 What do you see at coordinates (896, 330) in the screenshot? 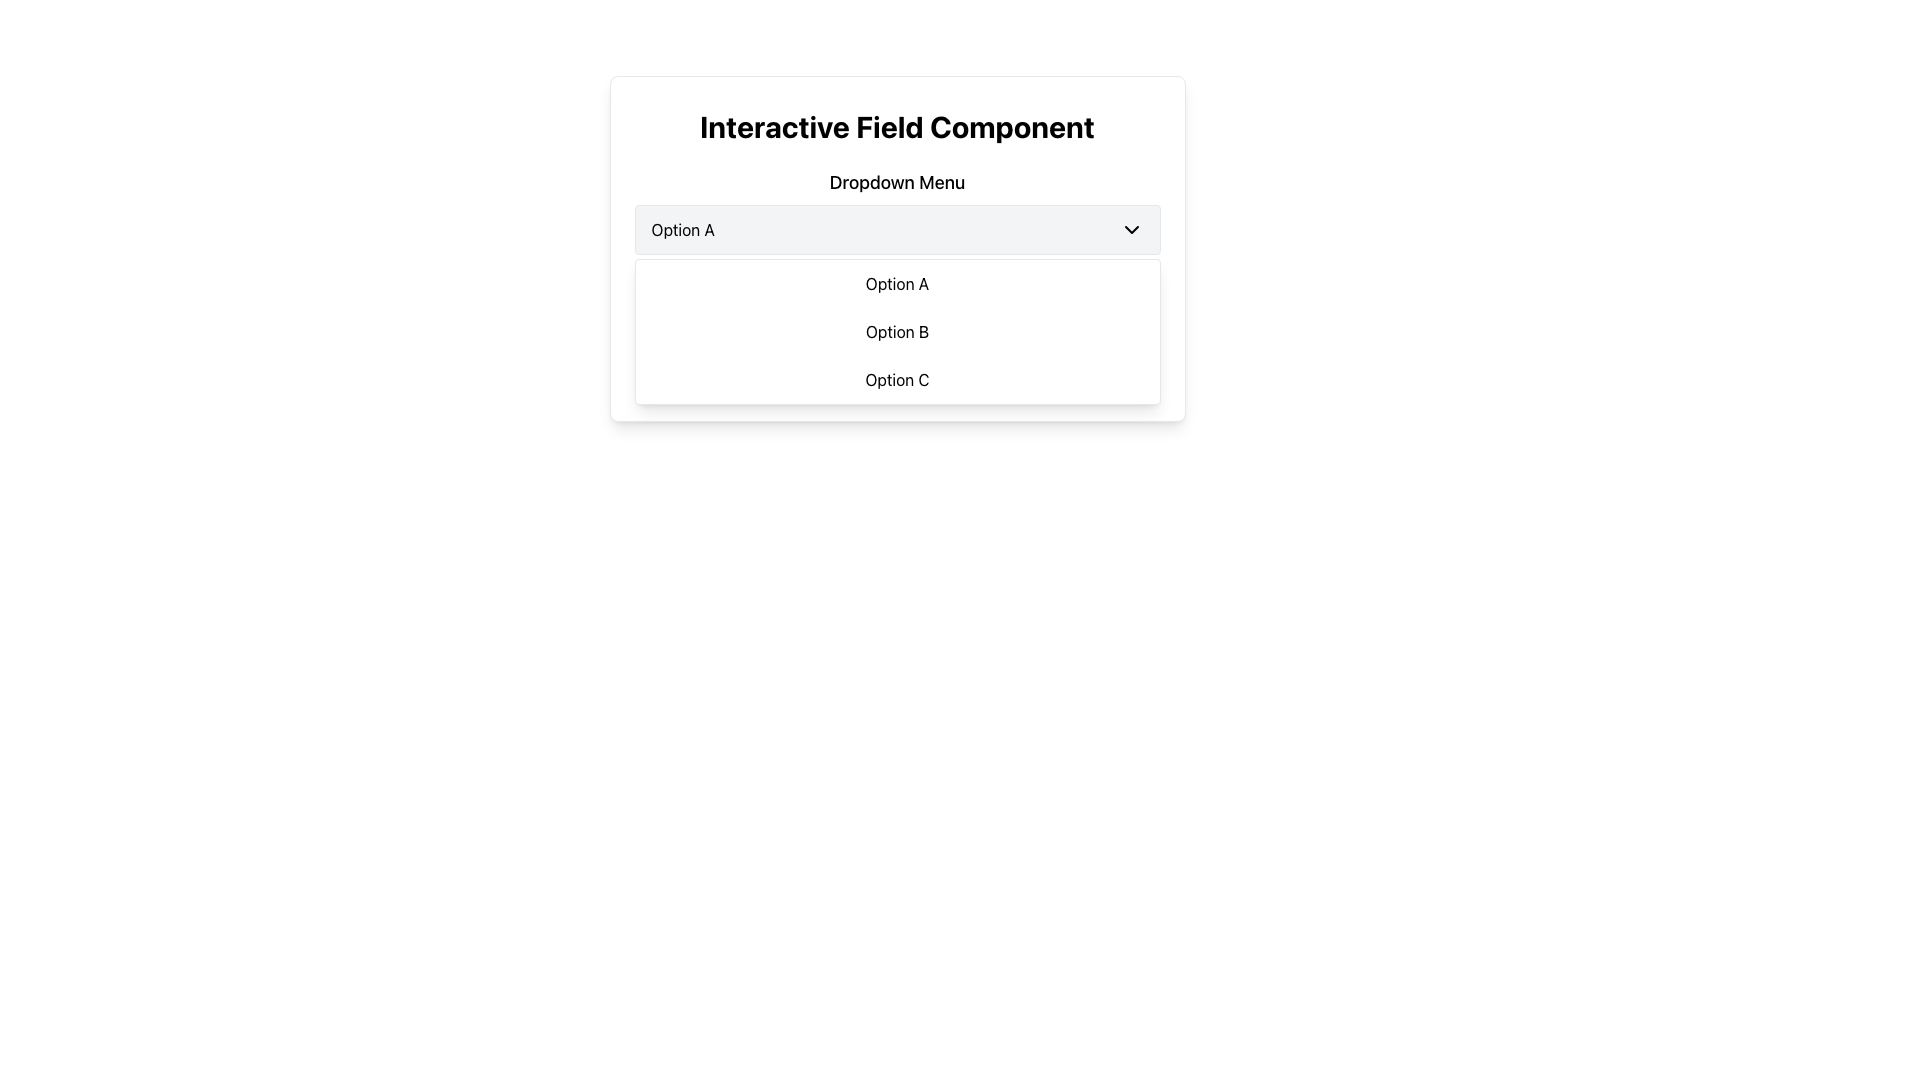
I see `to select the dropdown option labeled 'Option B', which is the second item in the dropdown menu with a hover effect and black text` at bounding box center [896, 330].